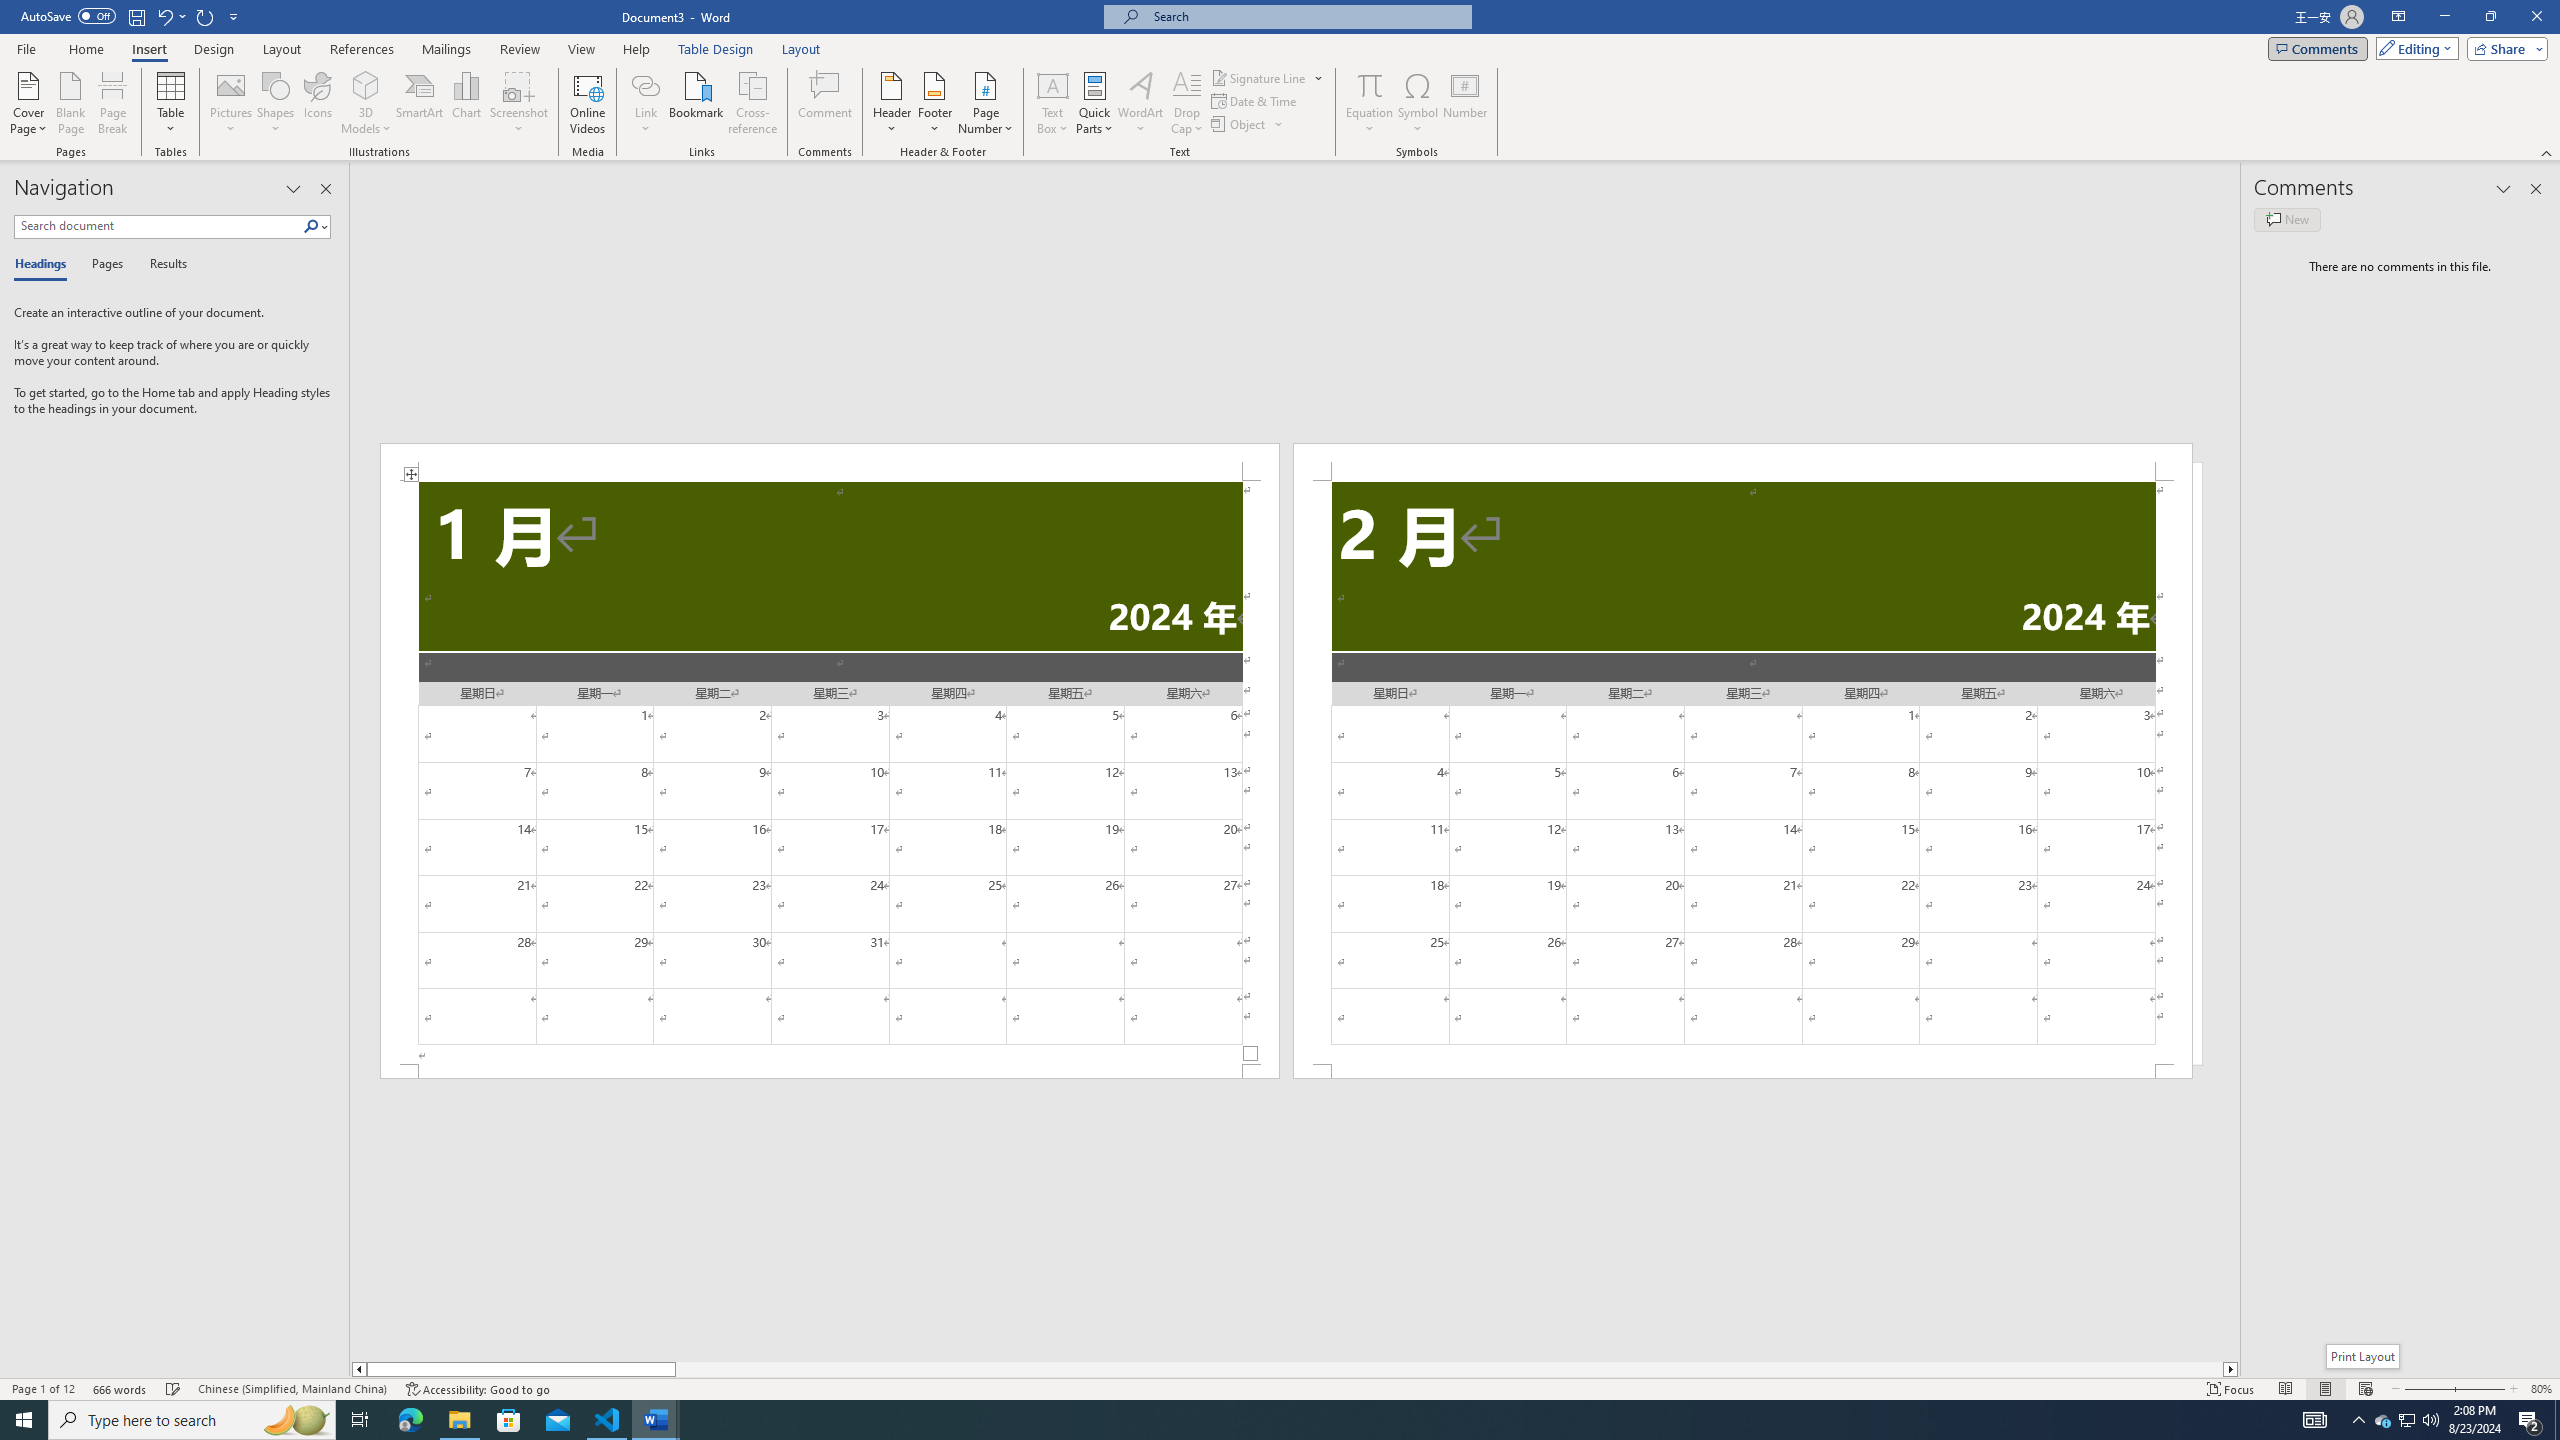 The image size is (2560, 1440). Describe the element at coordinates (2422, 1389) in the screenshot. I see `'Zoom Out'` at that location.